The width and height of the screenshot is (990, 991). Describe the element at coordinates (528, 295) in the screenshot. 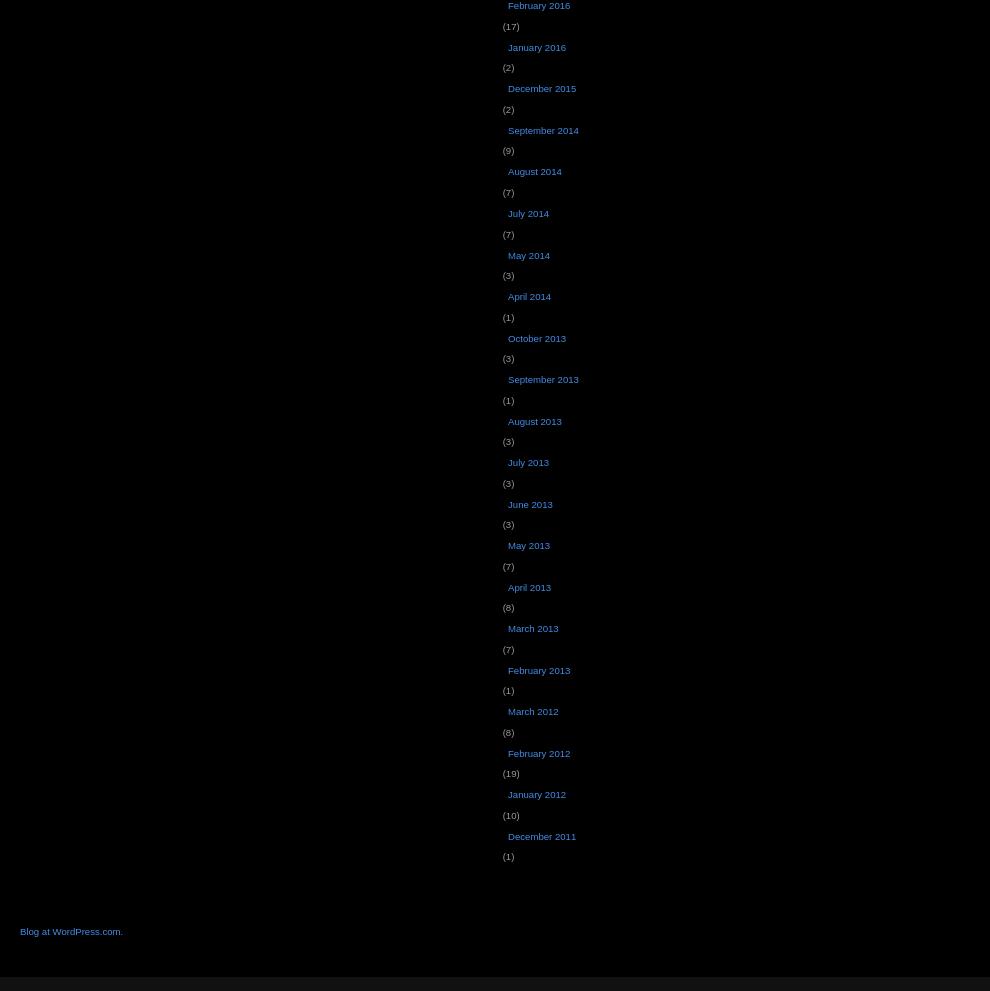

I see `'April 2014'` at that location.